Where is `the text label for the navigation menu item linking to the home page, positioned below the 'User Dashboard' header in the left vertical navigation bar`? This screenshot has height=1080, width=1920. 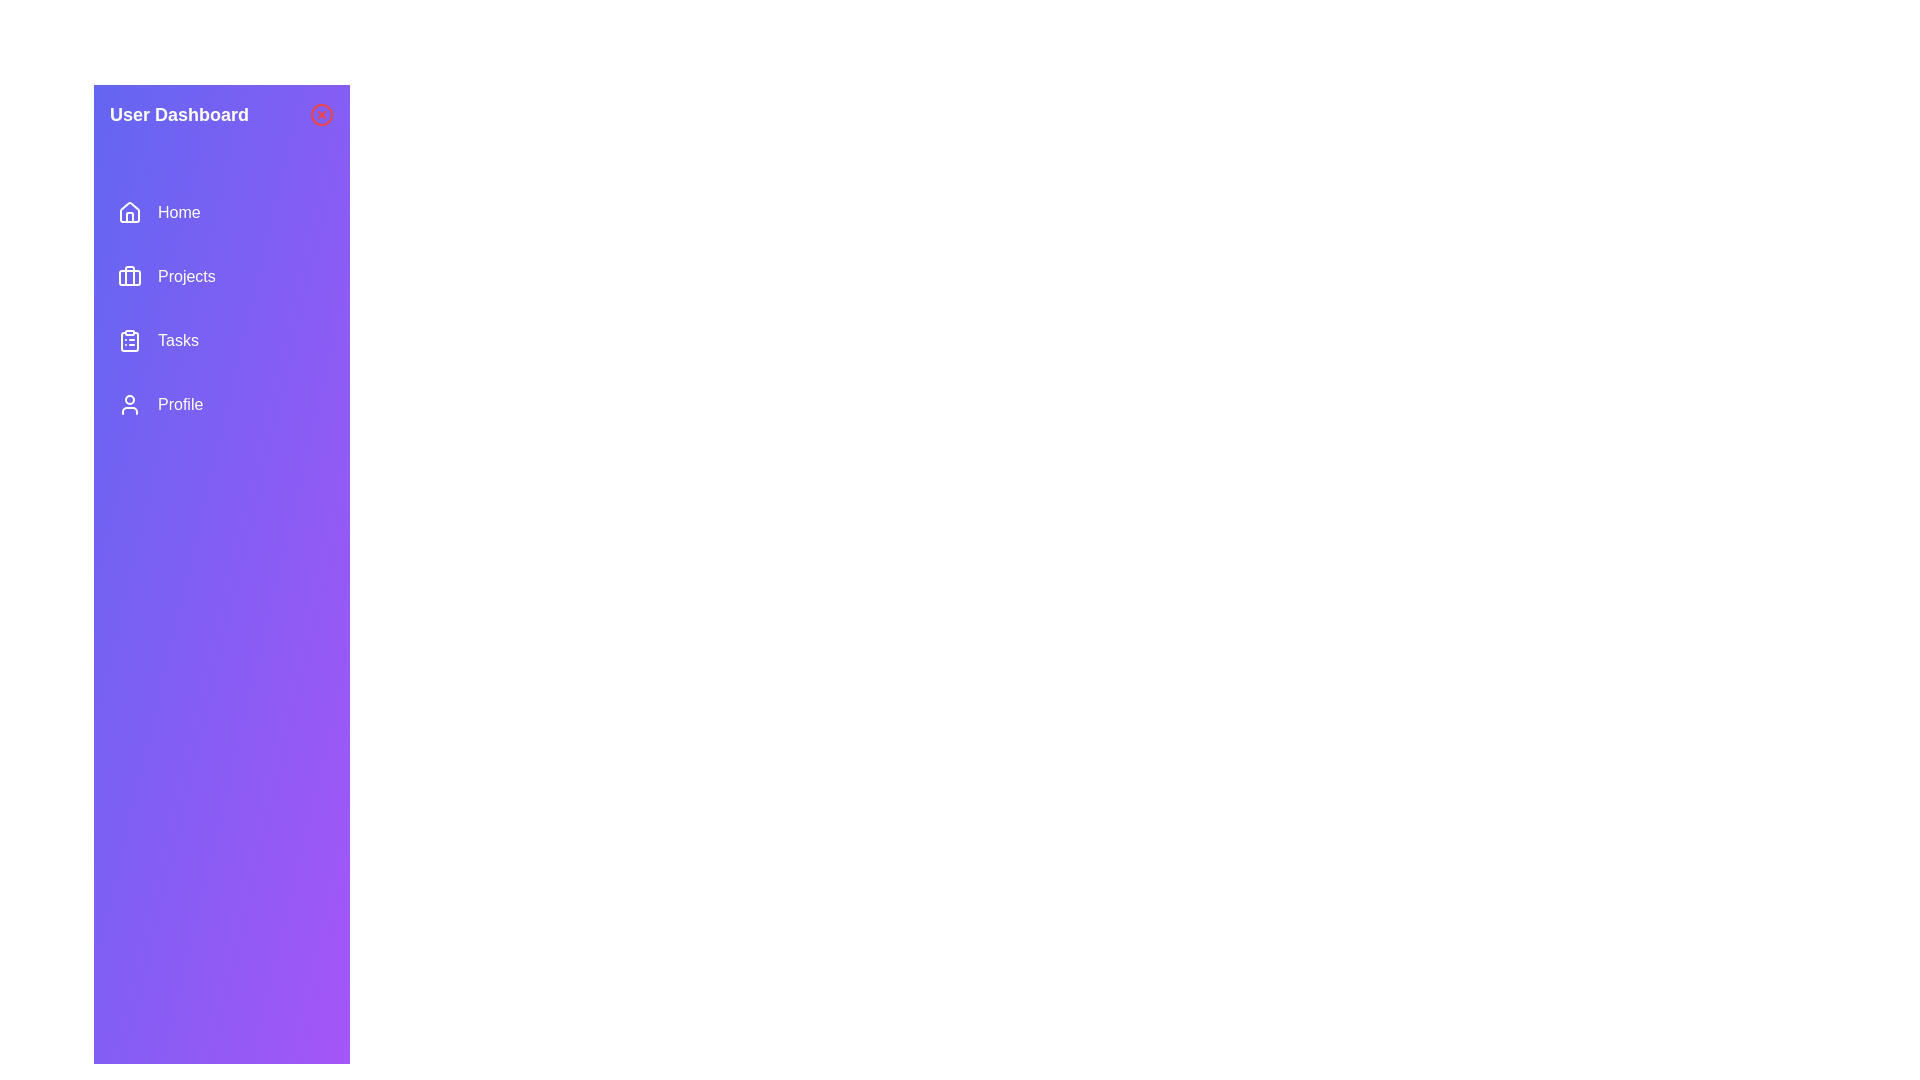 the text label for the navigation menu item linking to the home page, positioned below the 'User Dashboard' header in the left vertical navigation bar is located at coordinates (179, 212).